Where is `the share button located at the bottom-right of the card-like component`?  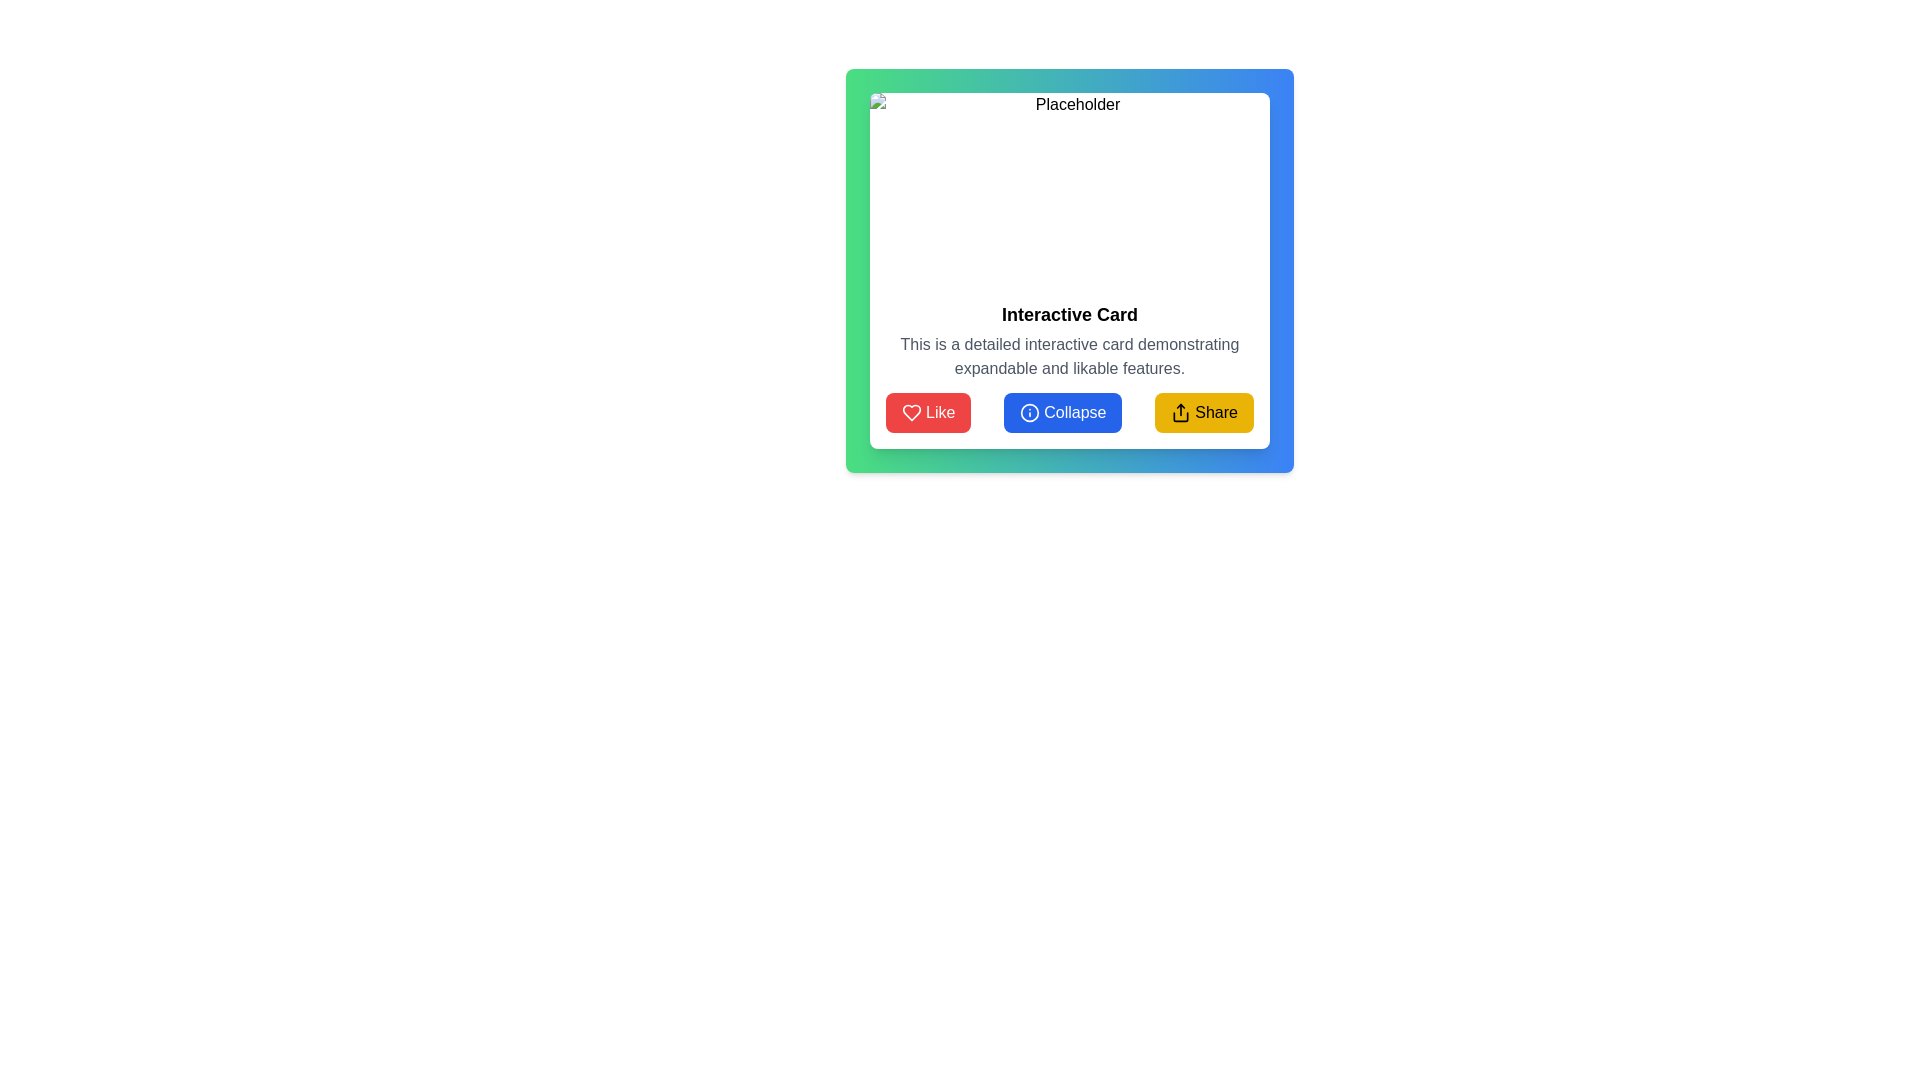 the share button located at the bottom-right of the card-like component is located at coordinates (1203, 411).